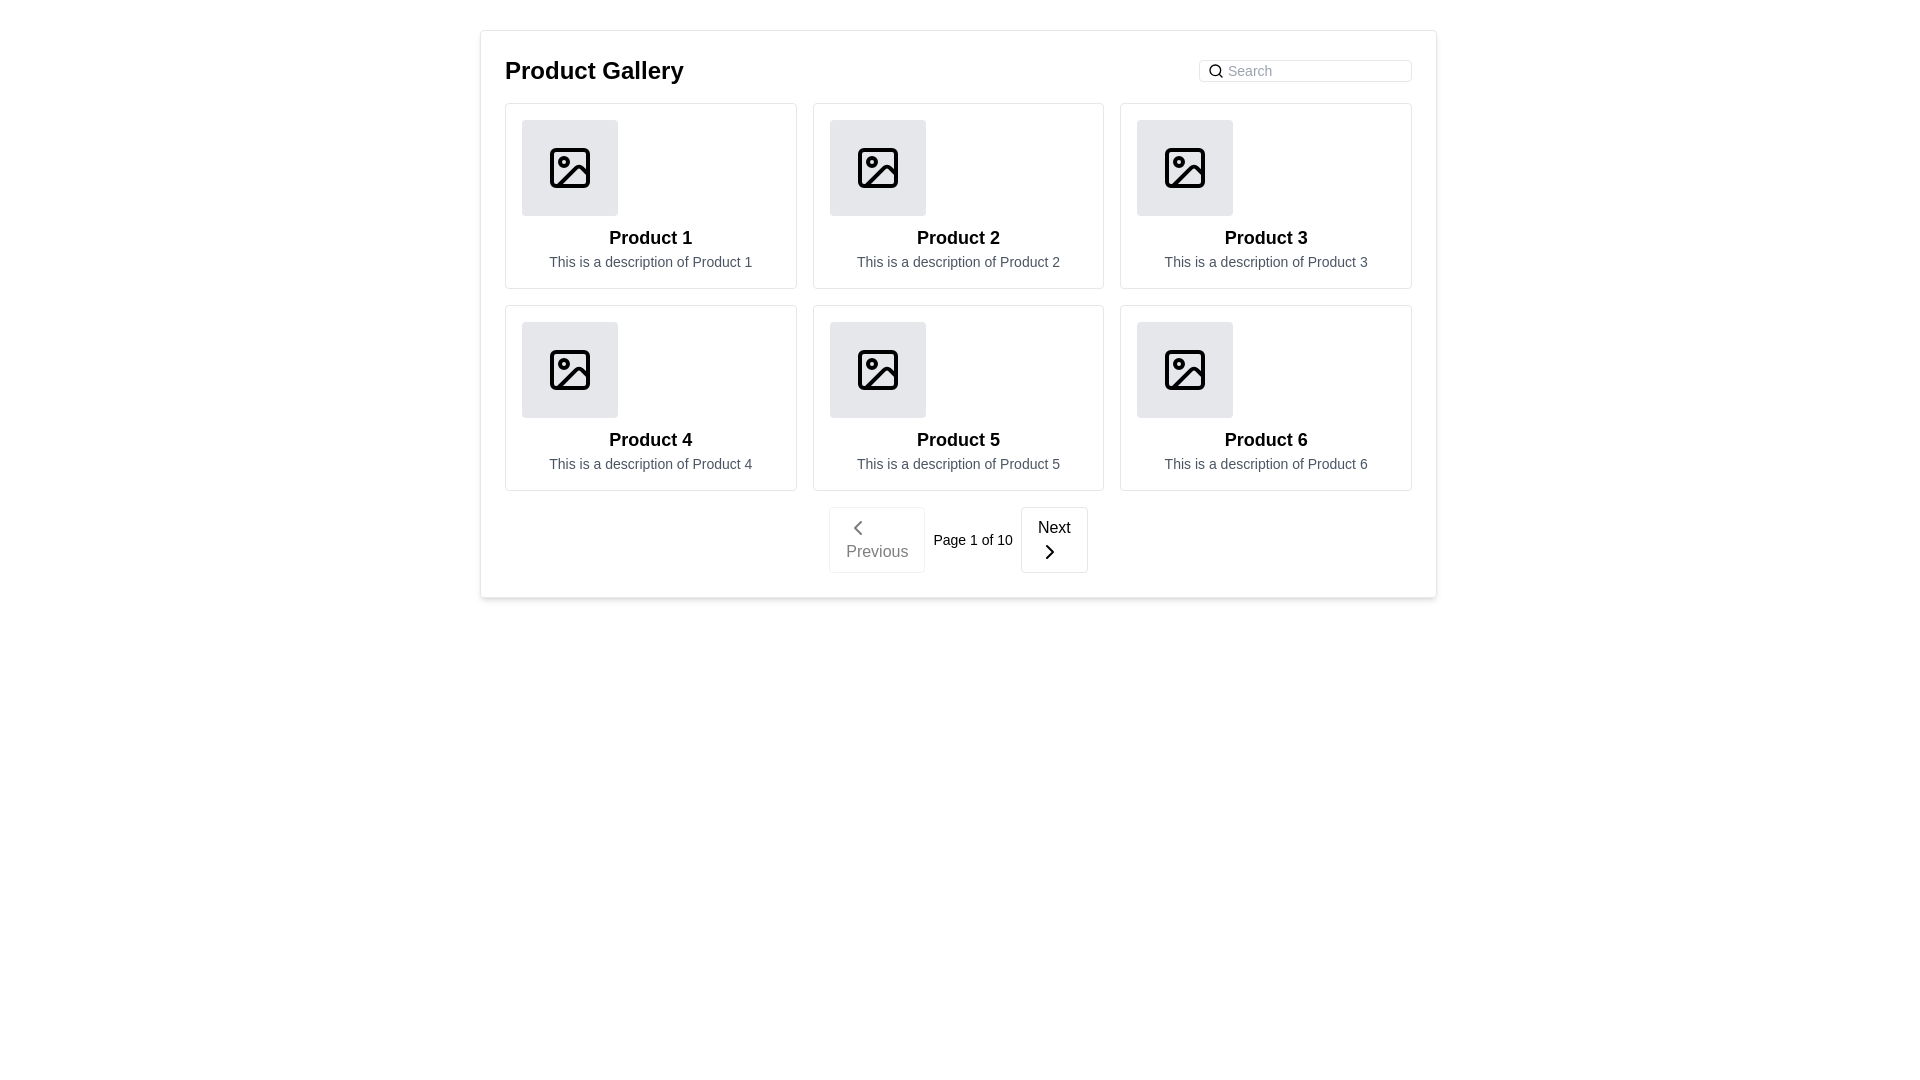 This screenshot has height=1080, width=1920. Describe the element at coordinates (571, 175) in the screenshot. I see `diagonal line segment that forms part of the graphical icon representing the image placeholder for 'Product 1' in the product gallery` at that location.